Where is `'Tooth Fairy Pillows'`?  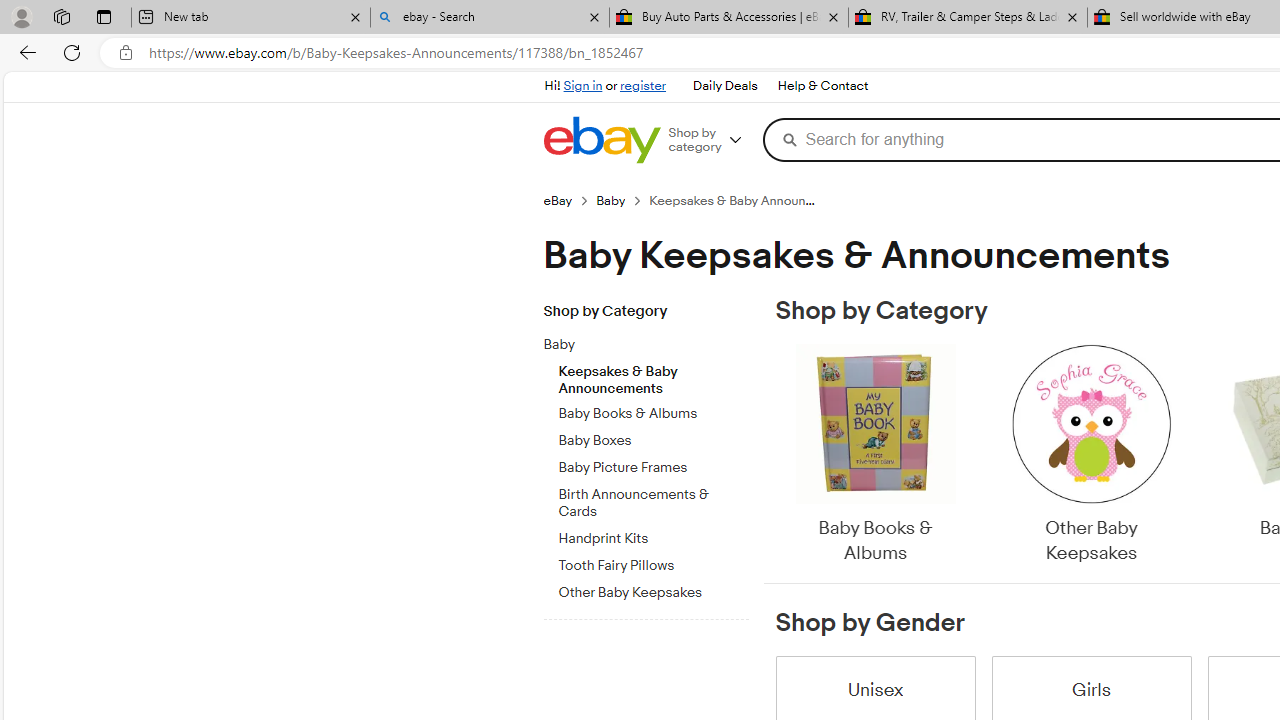
'Tooth Fairy Pillows' is located at coordinates (653, 566).